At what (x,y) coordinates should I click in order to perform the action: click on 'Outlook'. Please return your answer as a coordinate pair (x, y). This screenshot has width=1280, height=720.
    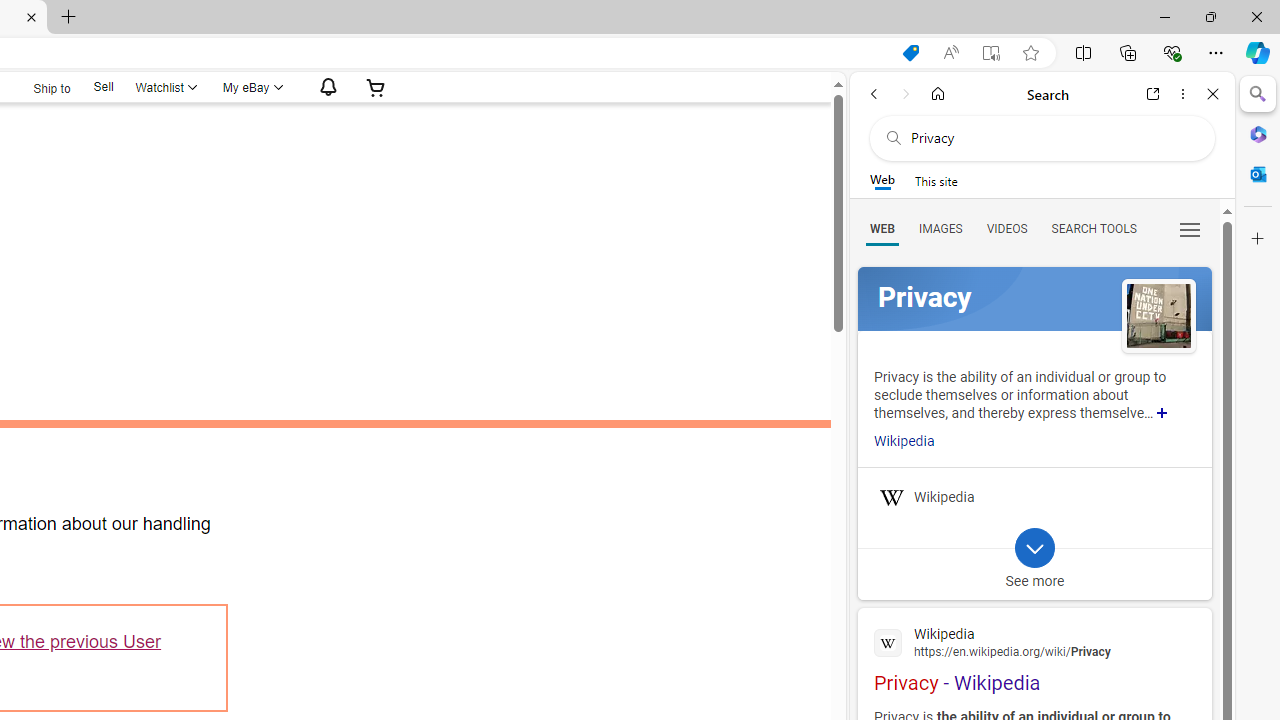
    Looking at the image, I should click on (1257, 173).